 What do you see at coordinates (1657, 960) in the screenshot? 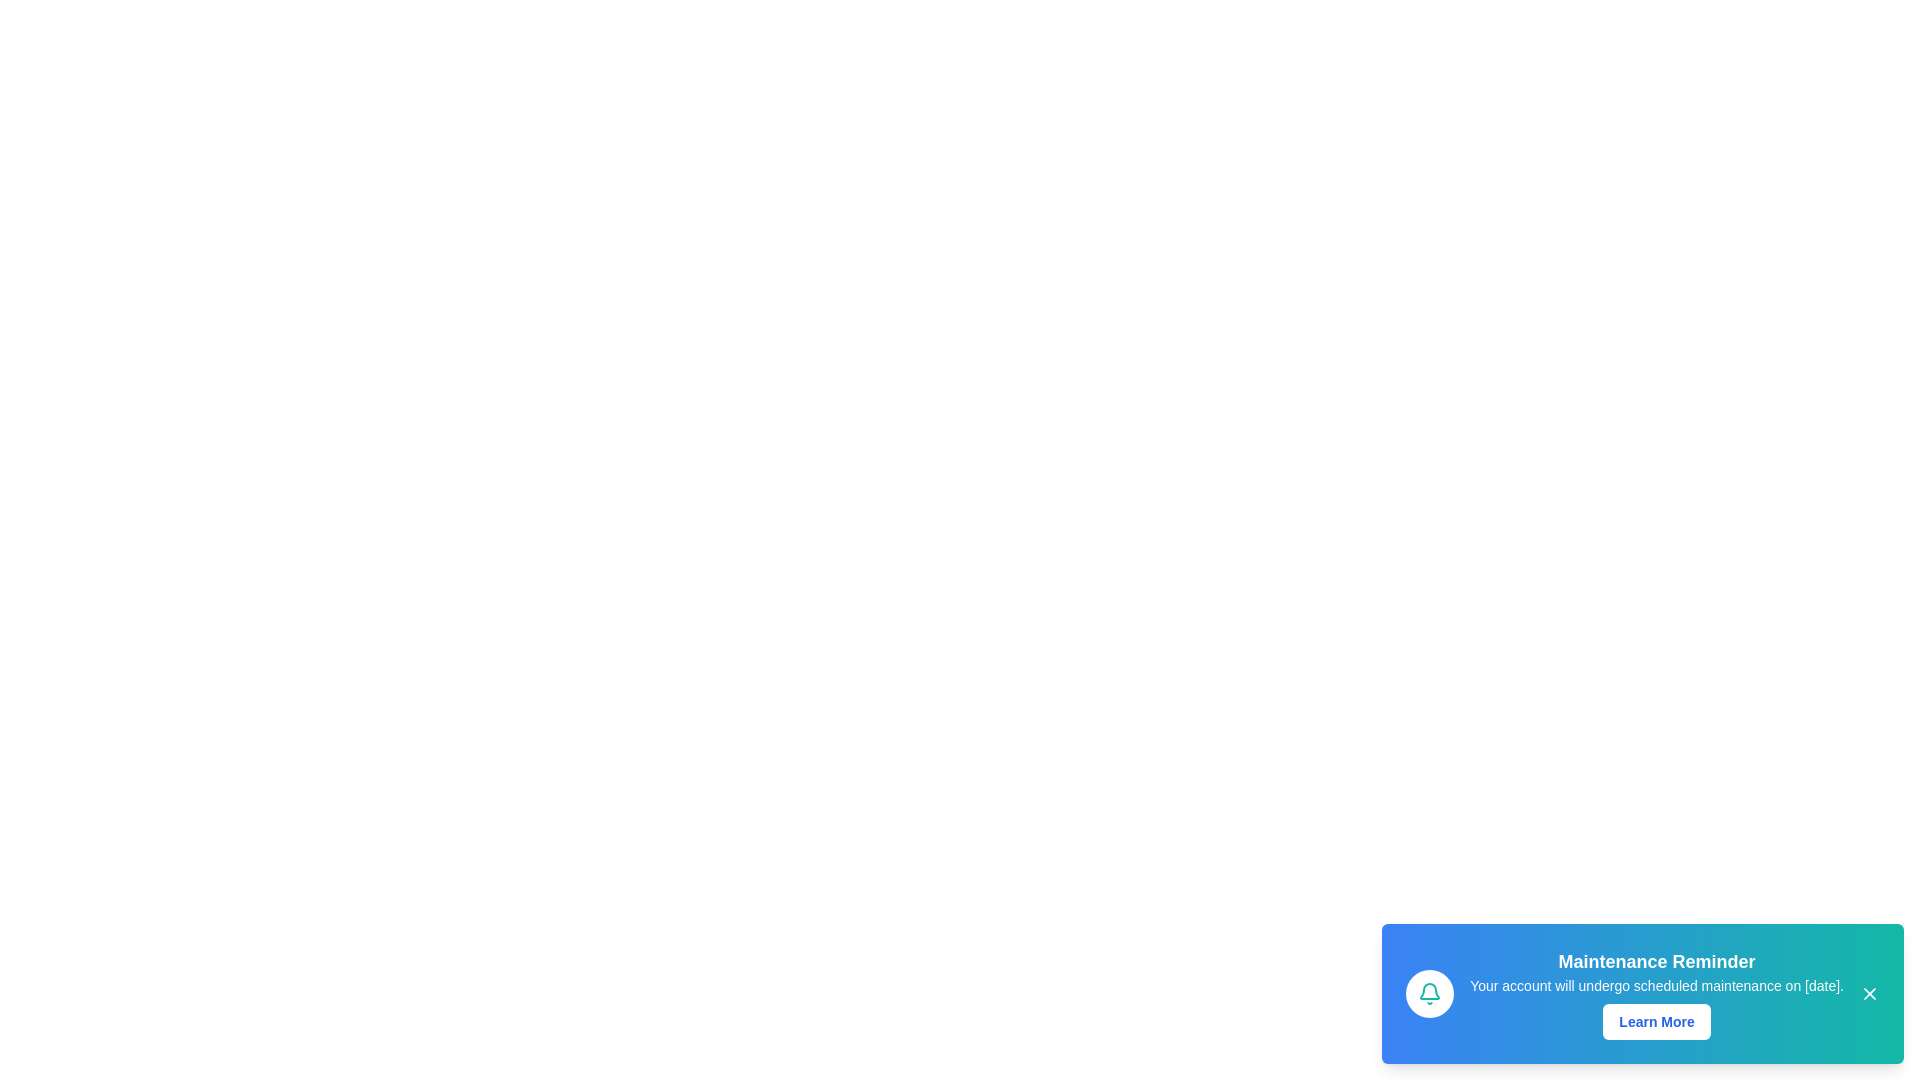
I see `the bold heading text 'Maintenance Reminder' that is white and centered in a notification card near the bottom-right corner of the interface` at bounding box center [1657, 960].